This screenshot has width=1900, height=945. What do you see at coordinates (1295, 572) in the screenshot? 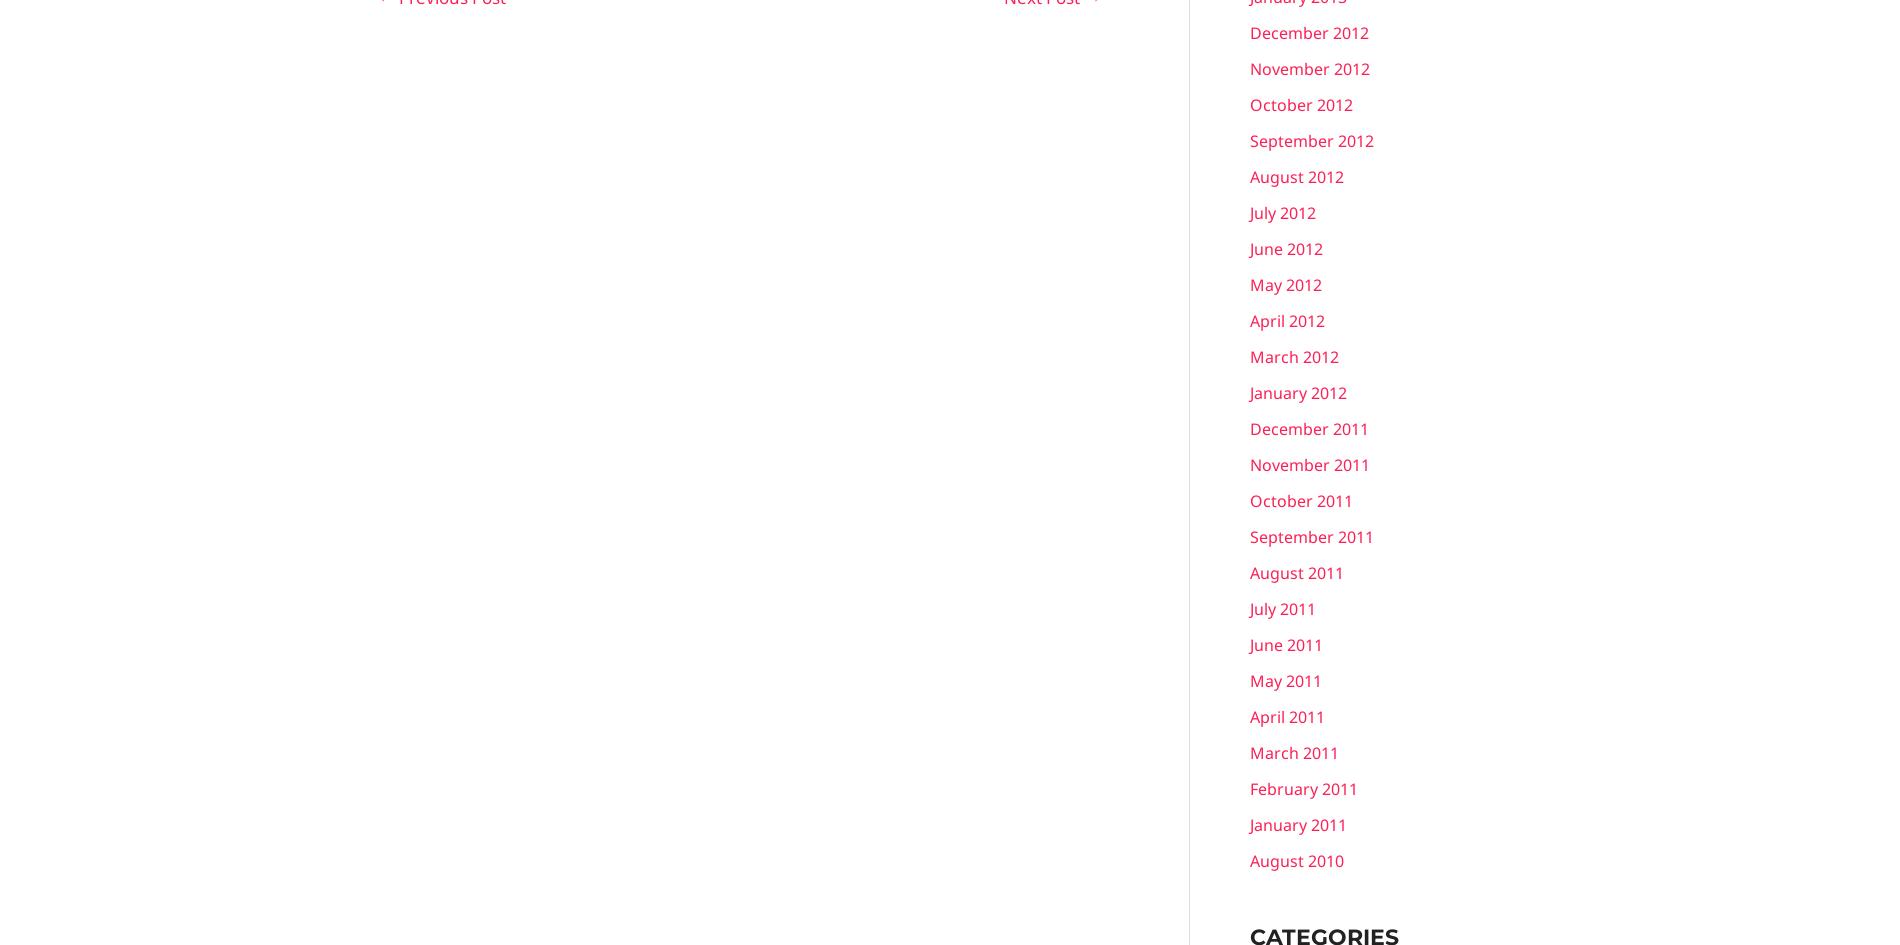
I see `'August 2011'` at bounding box center [1295, 572].